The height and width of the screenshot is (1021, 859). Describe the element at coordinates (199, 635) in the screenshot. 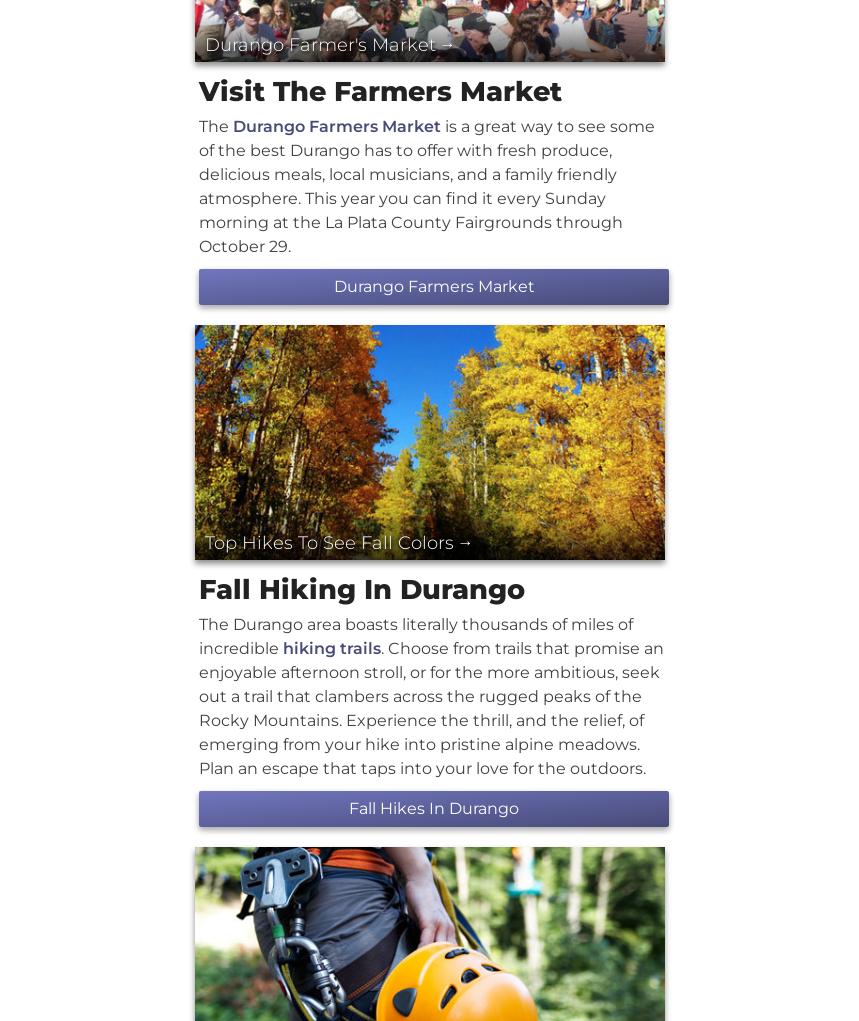

I see `'The Durango area boasts literally thousands of miles of incredible'` at that location.